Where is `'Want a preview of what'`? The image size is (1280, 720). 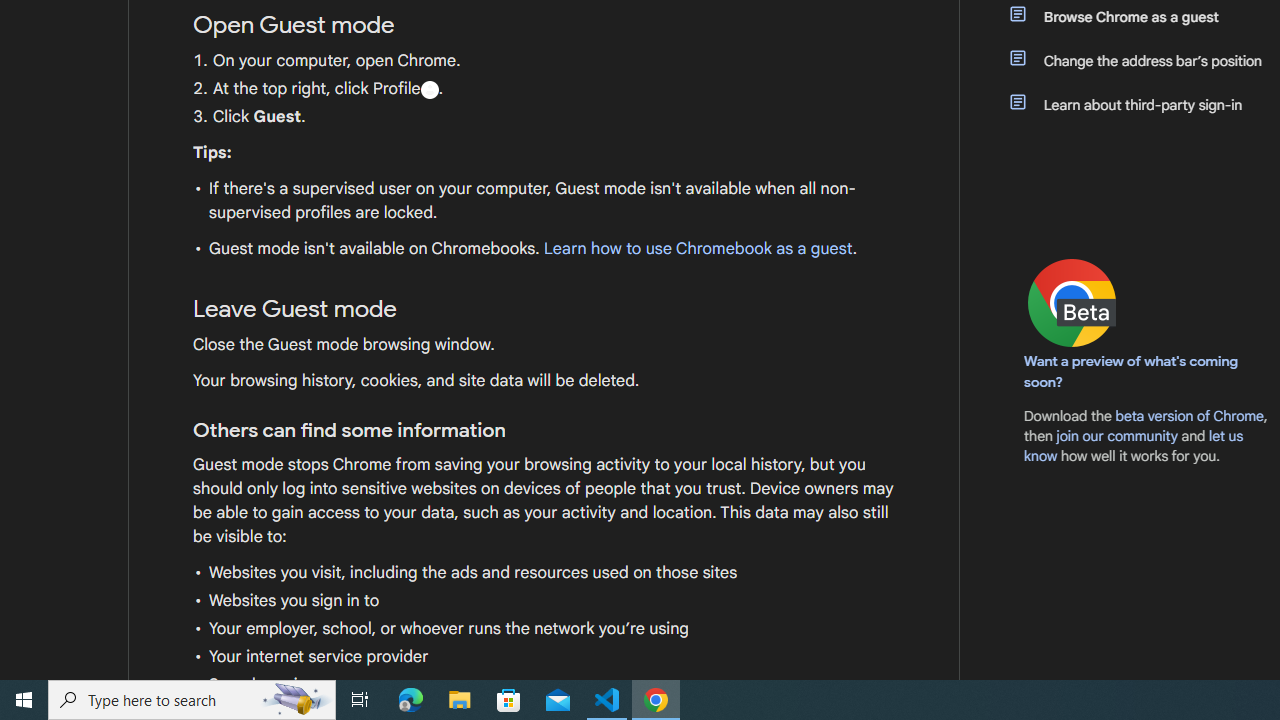 'Want a preview of what' is located at coordinates (1131, 371).